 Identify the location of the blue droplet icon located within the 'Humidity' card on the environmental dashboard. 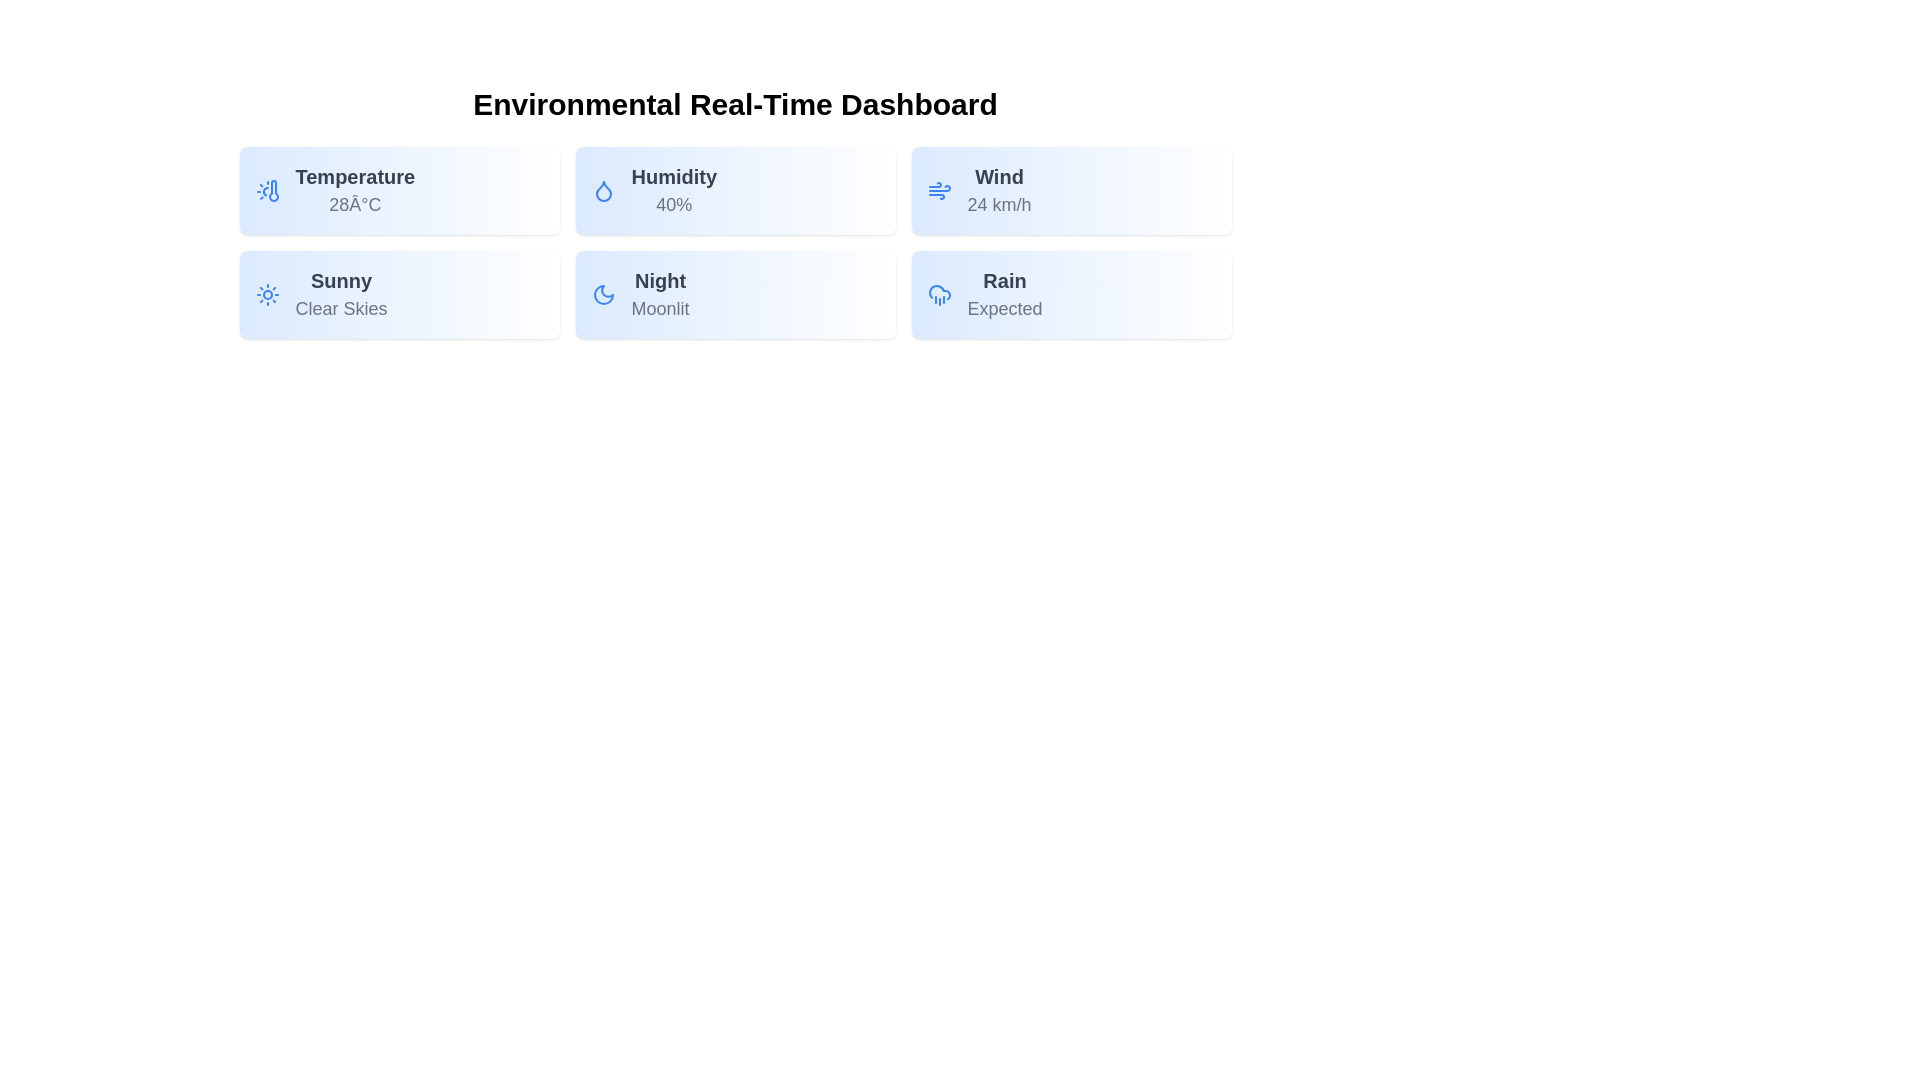
(602, 191).